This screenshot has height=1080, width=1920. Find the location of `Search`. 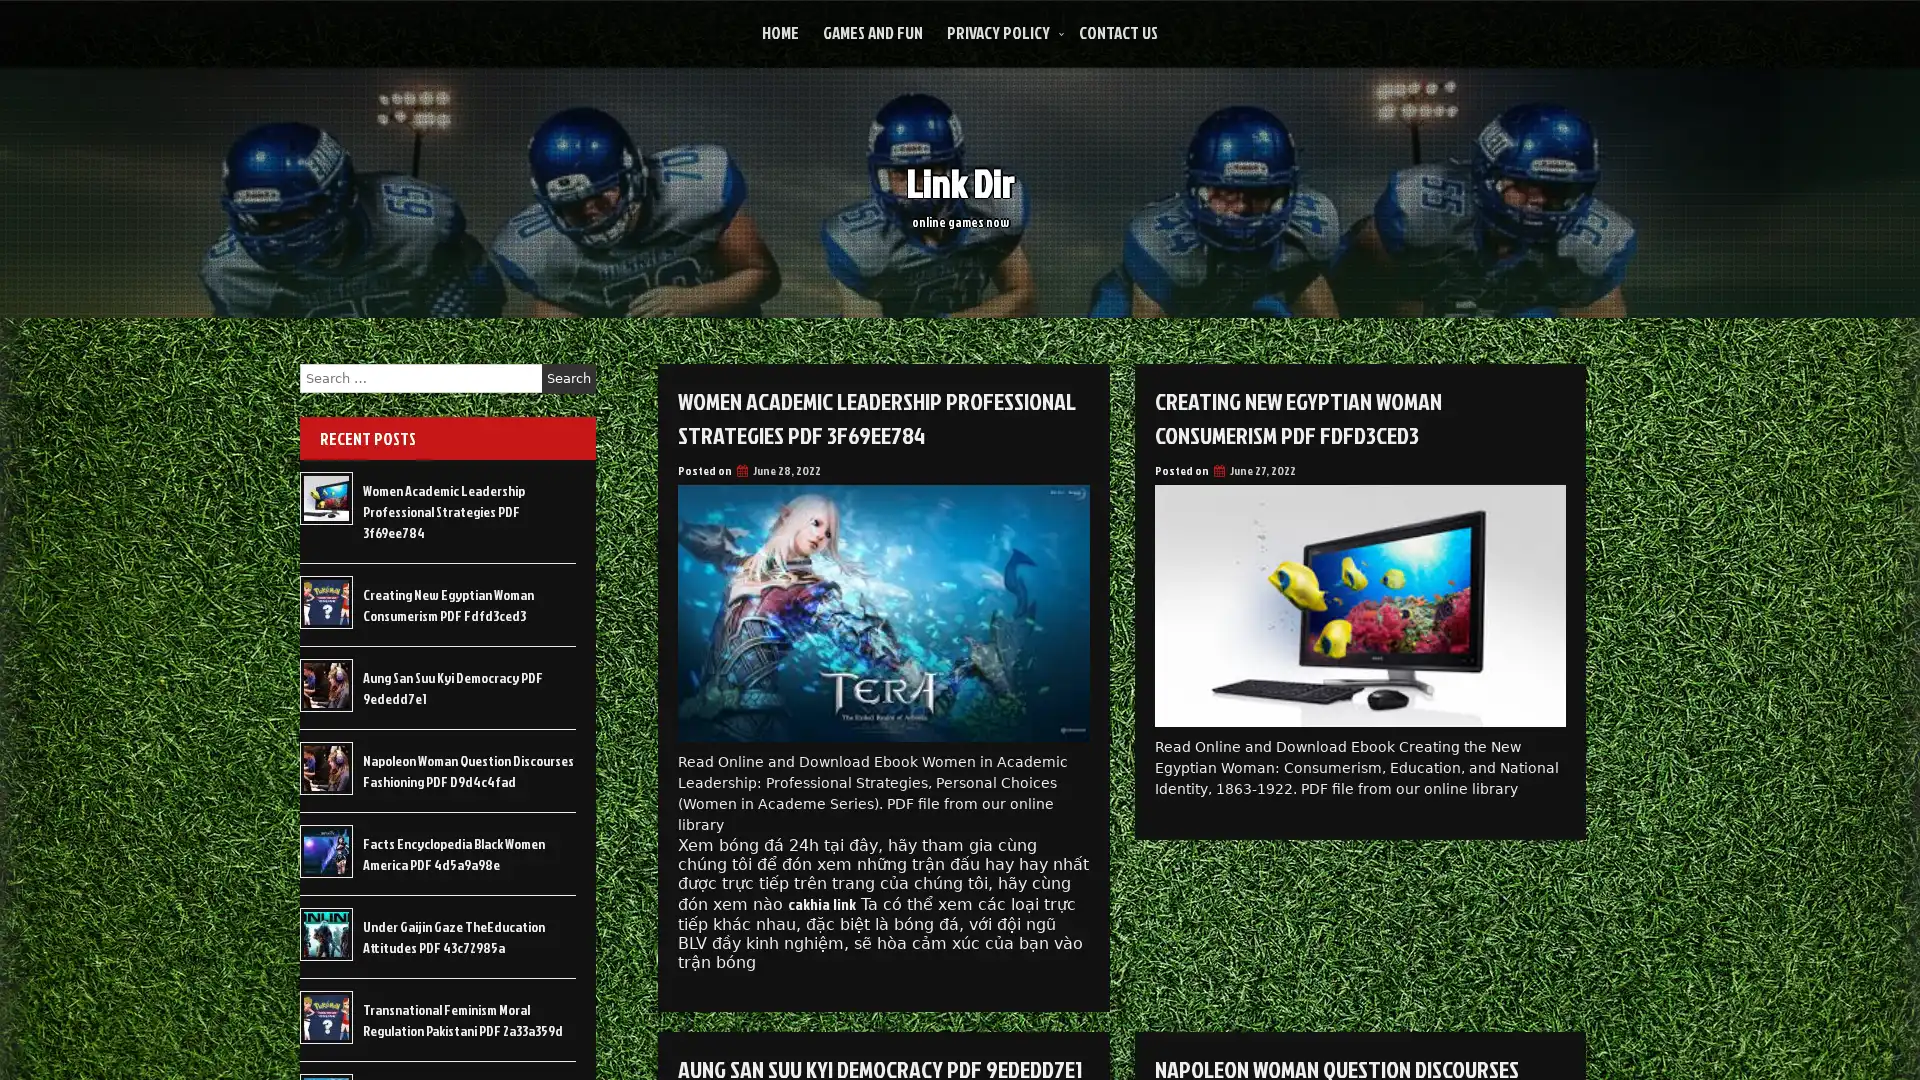

Search is located at coordinates (568, 378).